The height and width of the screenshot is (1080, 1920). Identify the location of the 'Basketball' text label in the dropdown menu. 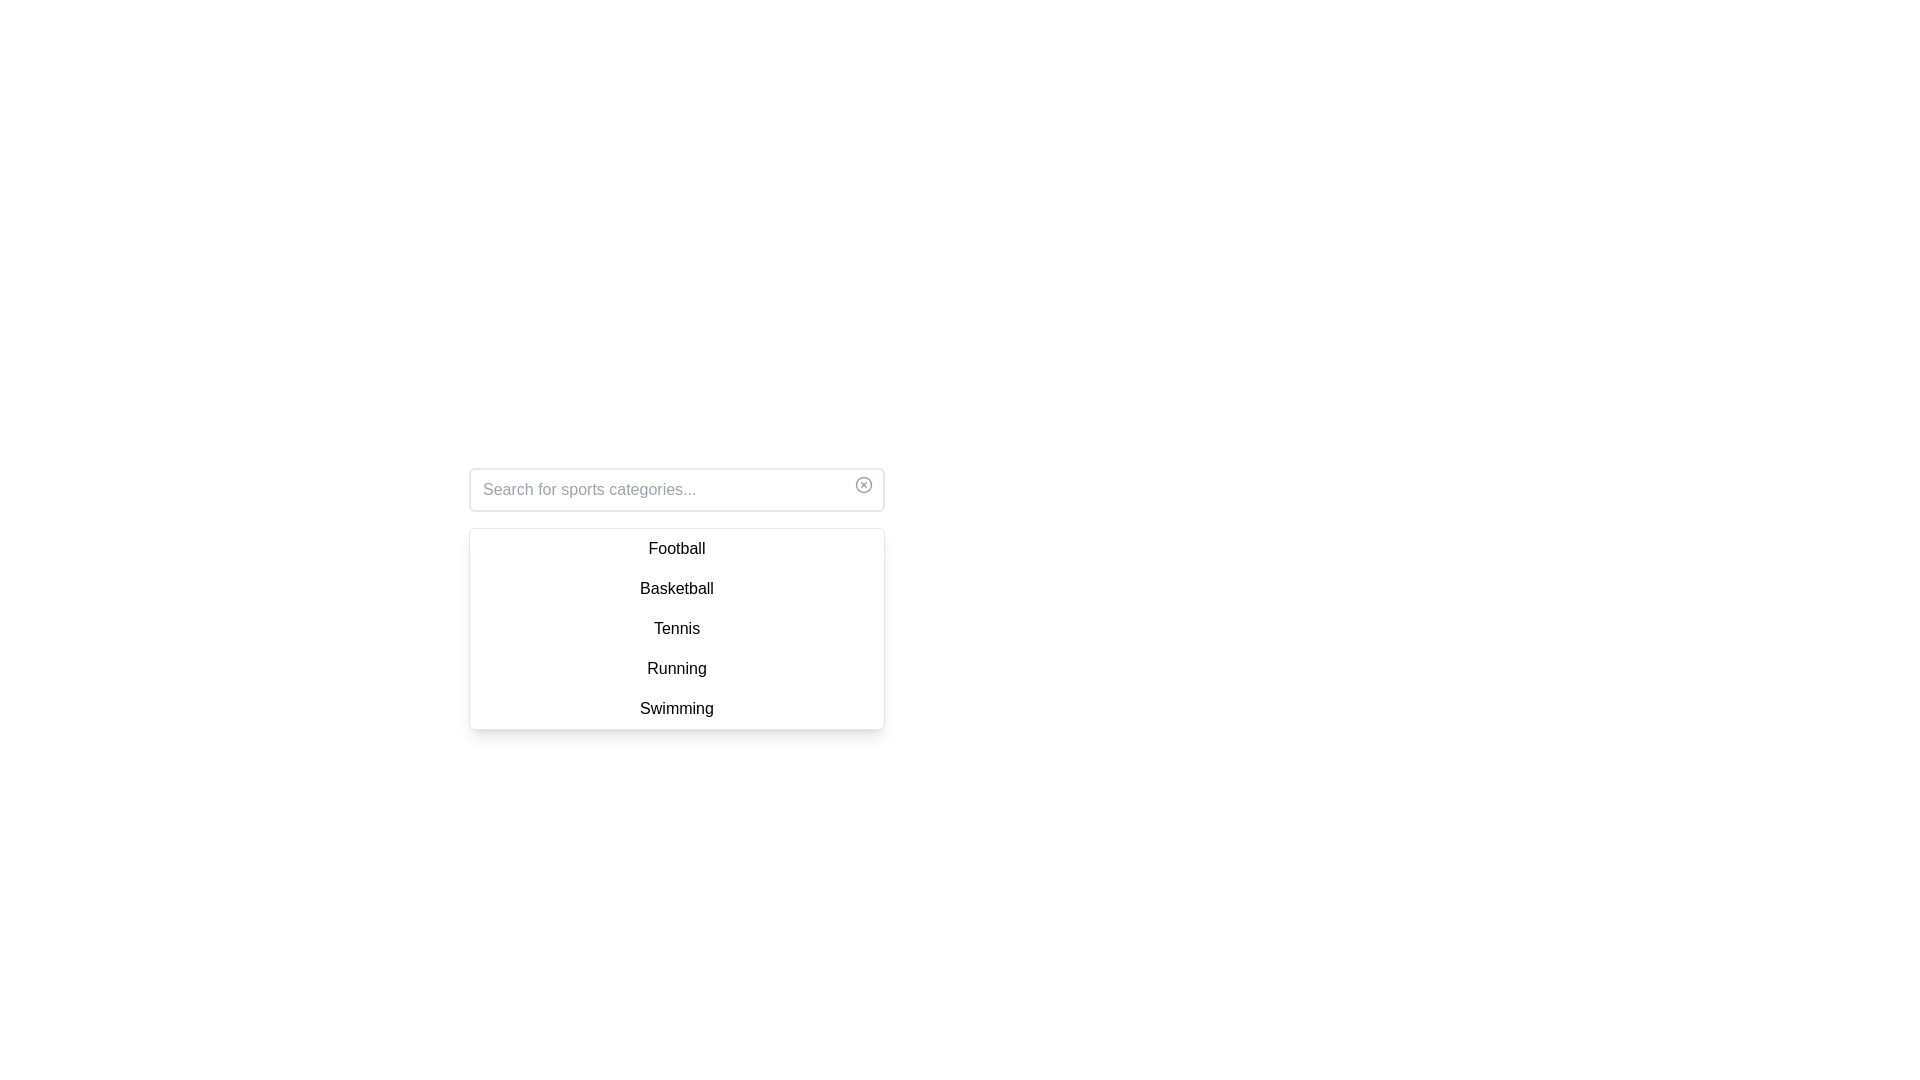
(676, 597).